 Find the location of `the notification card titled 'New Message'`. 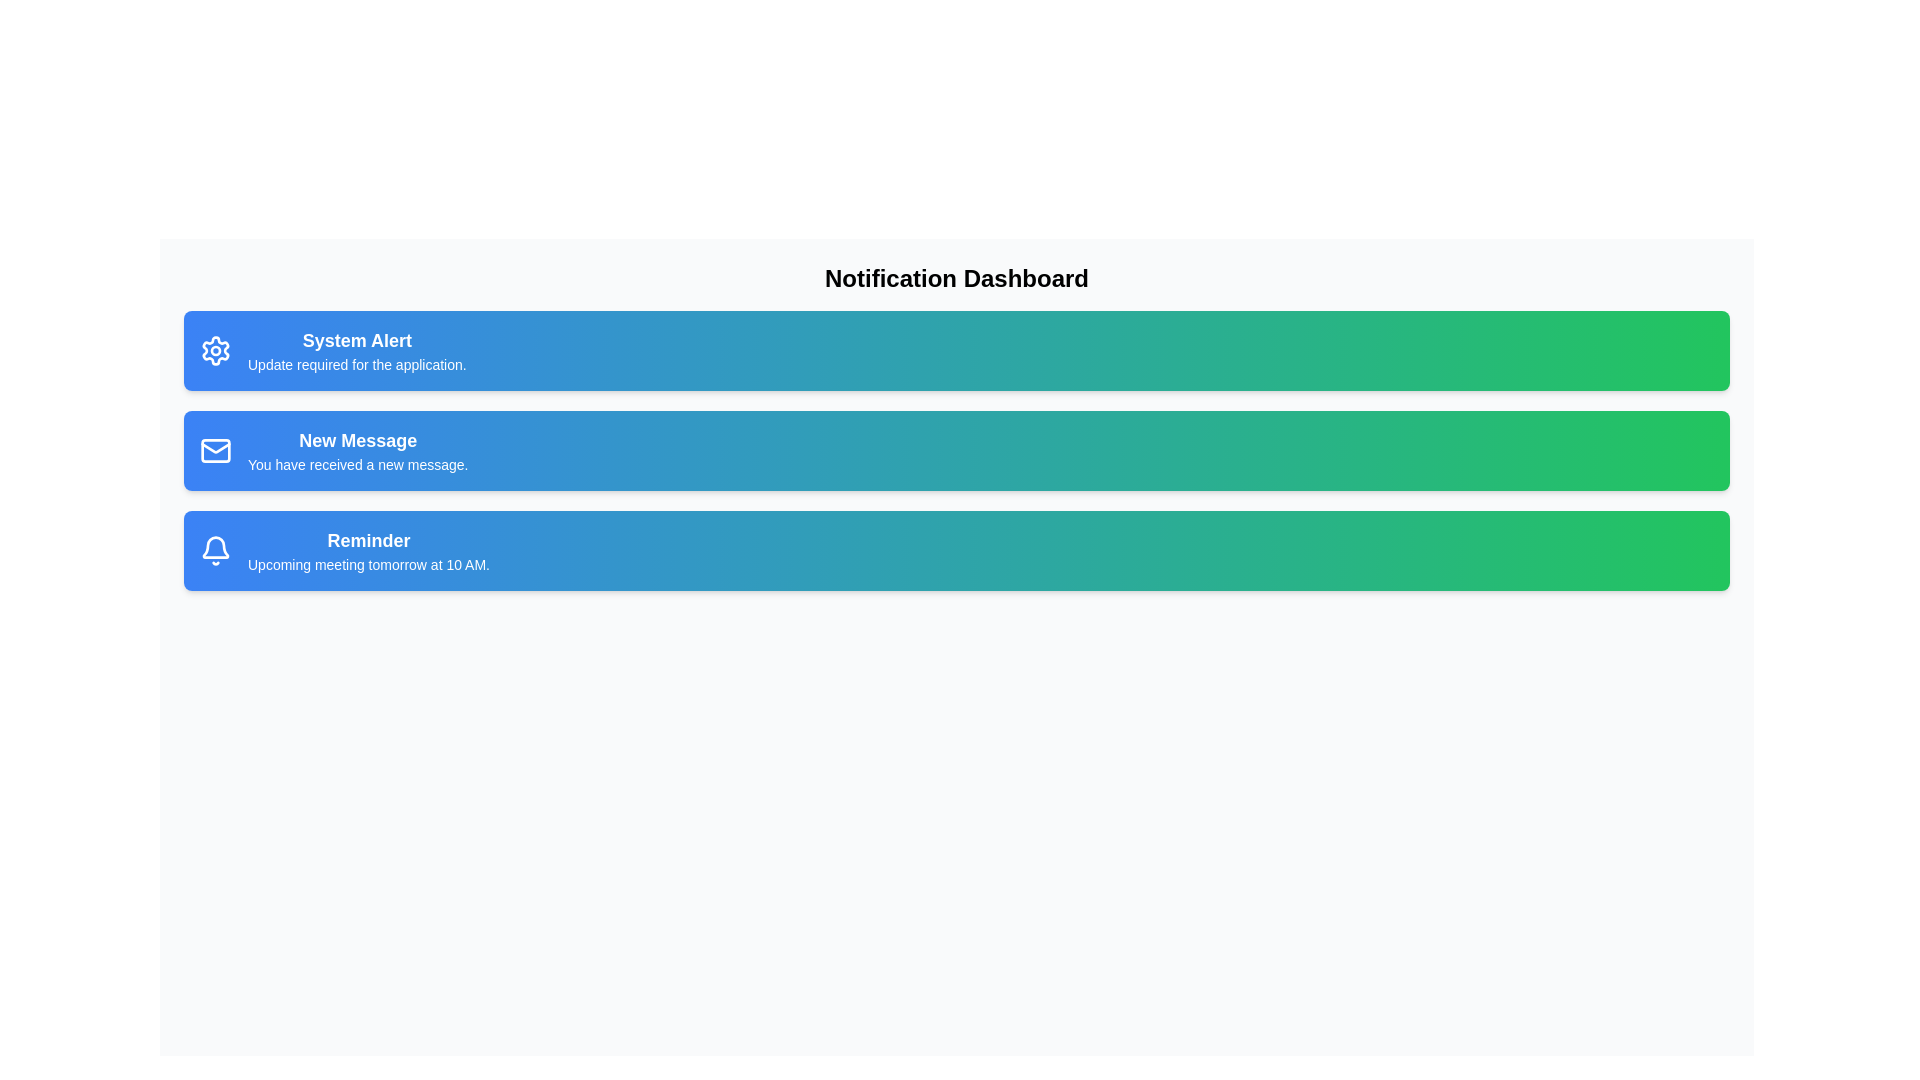

the notification card titled 'New Message' is located at coordinates (955, 451).